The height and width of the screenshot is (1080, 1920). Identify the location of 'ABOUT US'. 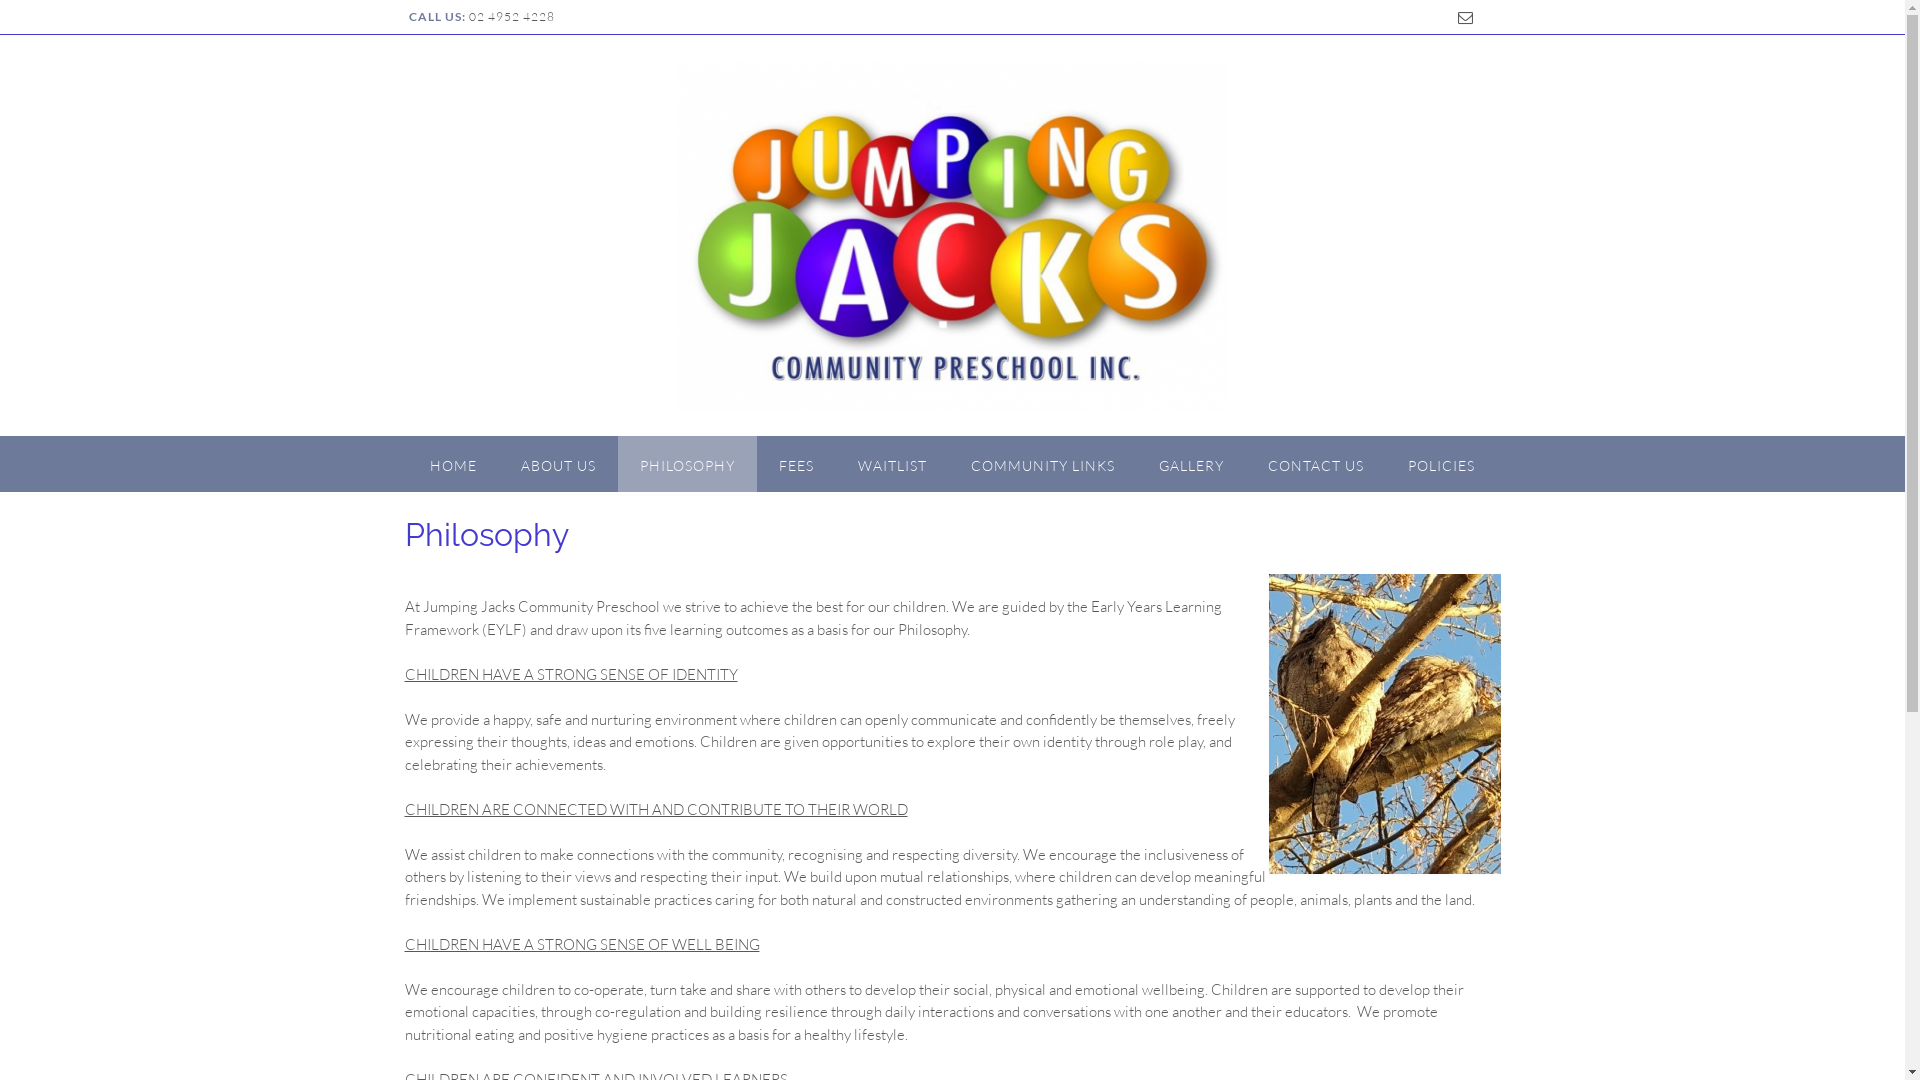
(558, 463).